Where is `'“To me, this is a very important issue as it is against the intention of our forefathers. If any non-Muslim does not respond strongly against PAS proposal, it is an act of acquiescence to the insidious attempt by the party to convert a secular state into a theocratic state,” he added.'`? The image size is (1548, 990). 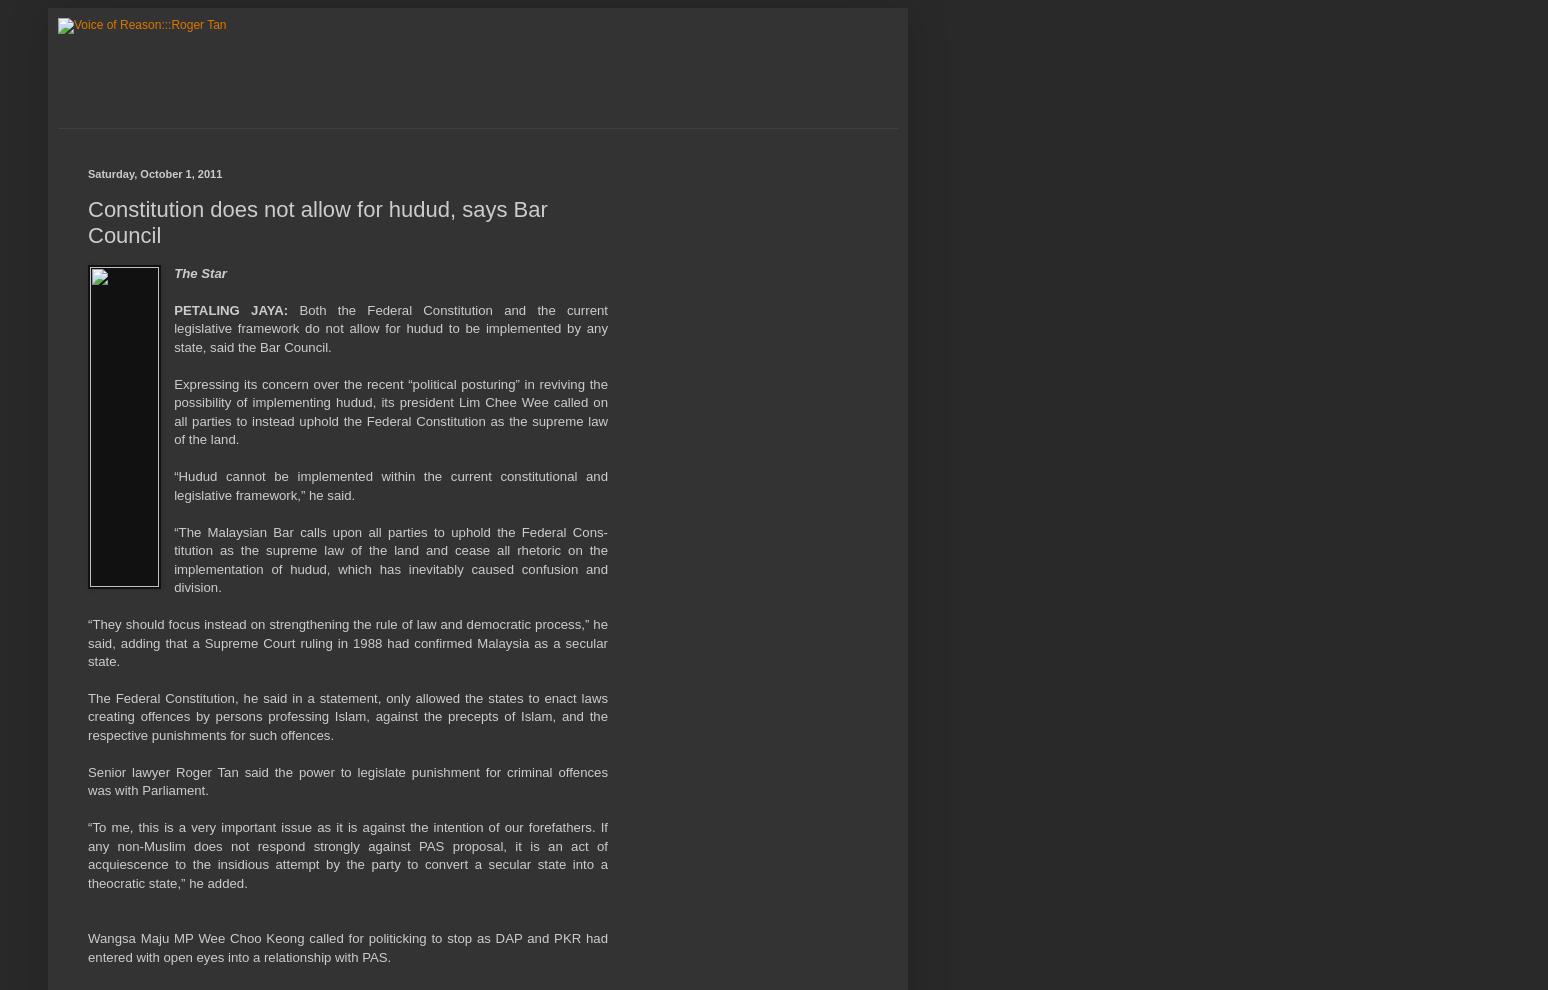 '“To me, this is a very important issue as it is against the intention of our forefathers. If any non-Muslim does not respond strongly against PAS proposal, it is an act of acquiescence to the insidious attempt by the party to convert a secular state into a theocratic state,” he added.' is located at coordinates (347, 854).